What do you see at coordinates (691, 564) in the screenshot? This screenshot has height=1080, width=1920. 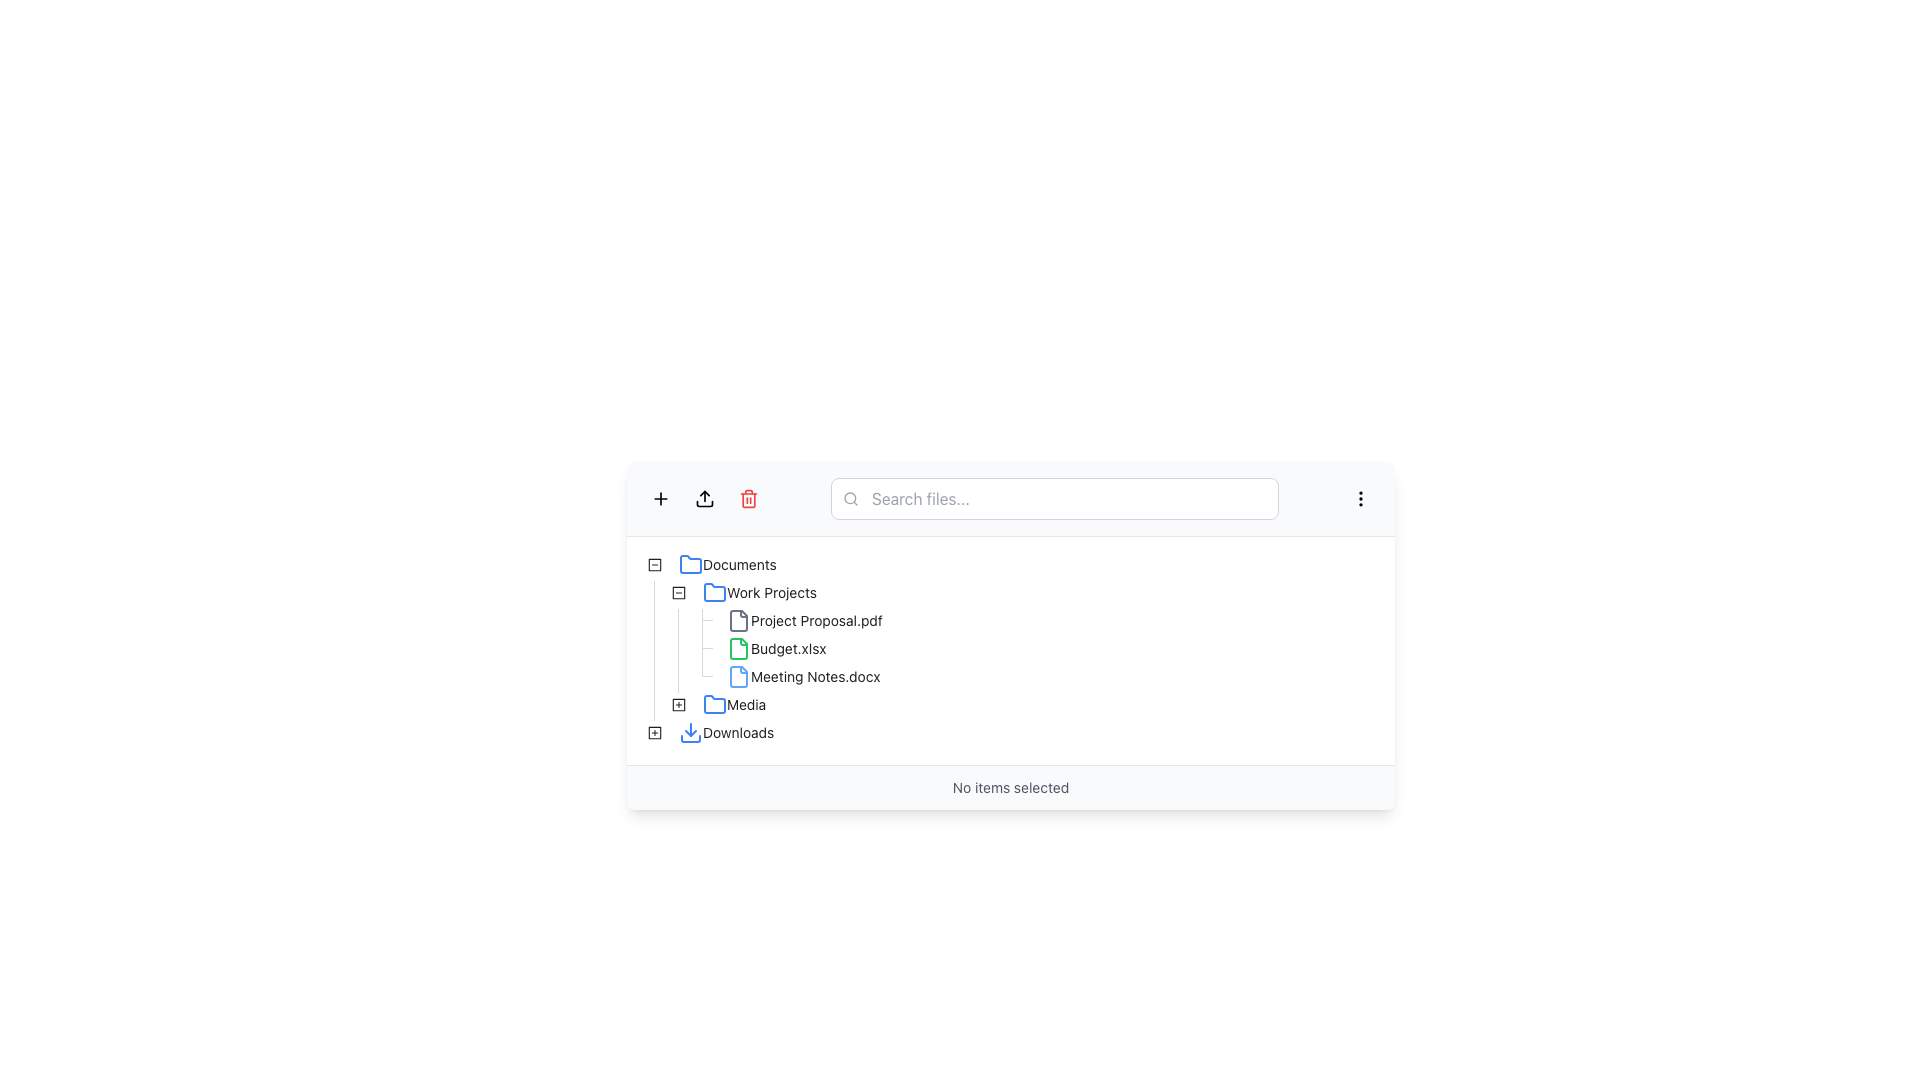 I see `the blue outlined folder icon at the beginning of the 'Documents' folder entry in the file tree interface` at bounding box center [691, 564].